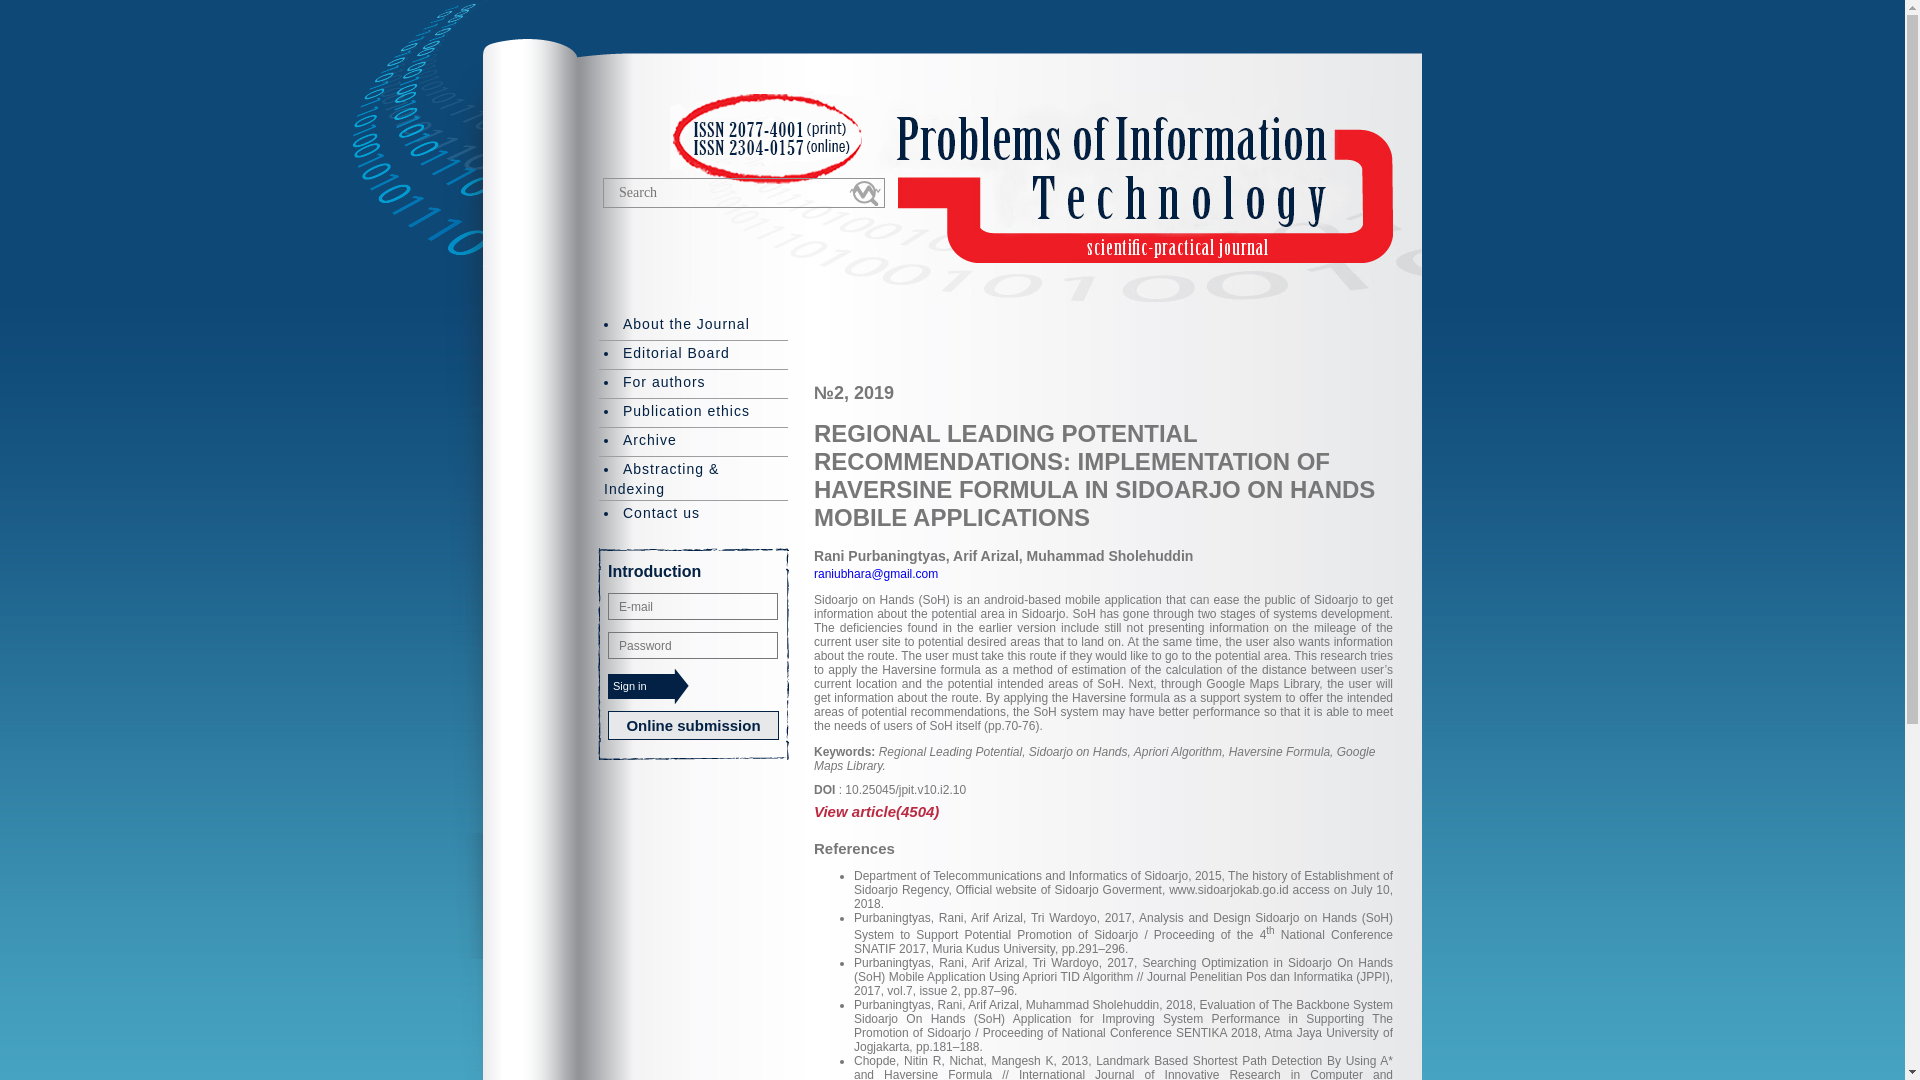 This screenshot has height=1080, width=1920. I want to click on 'raniubhara@gmail.com', so click(875, 574).